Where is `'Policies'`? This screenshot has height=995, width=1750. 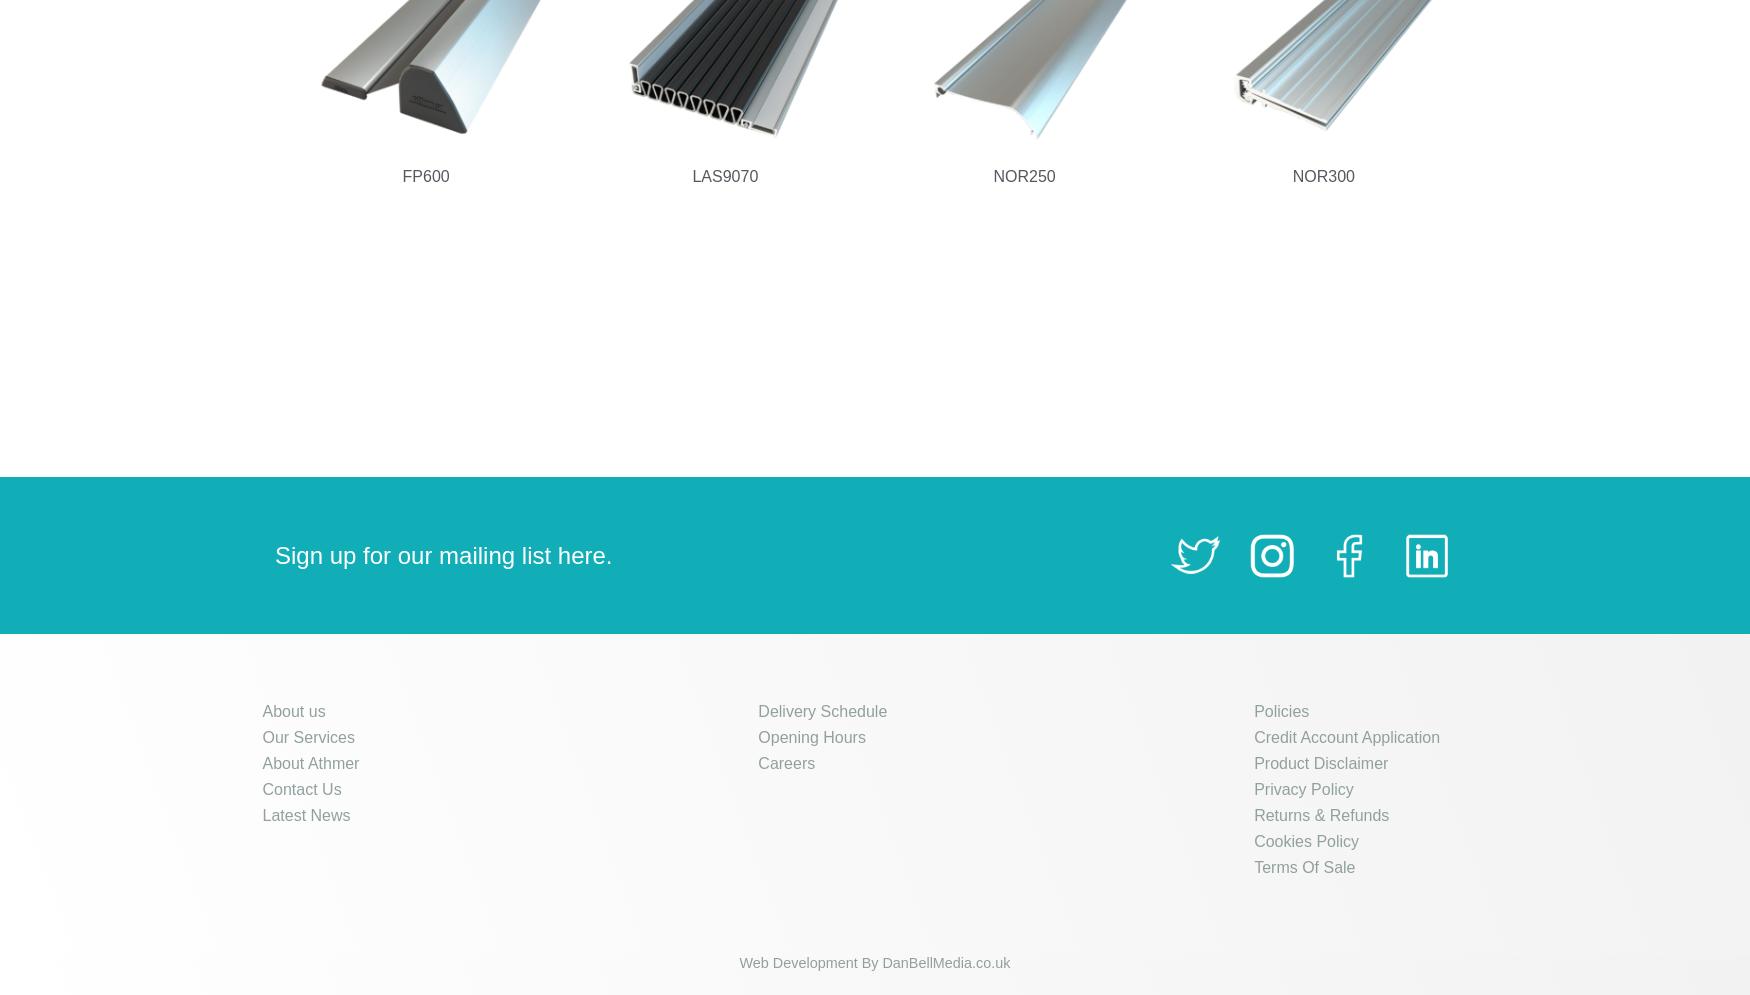
'Policies' is located at coordinates (1280, 711).